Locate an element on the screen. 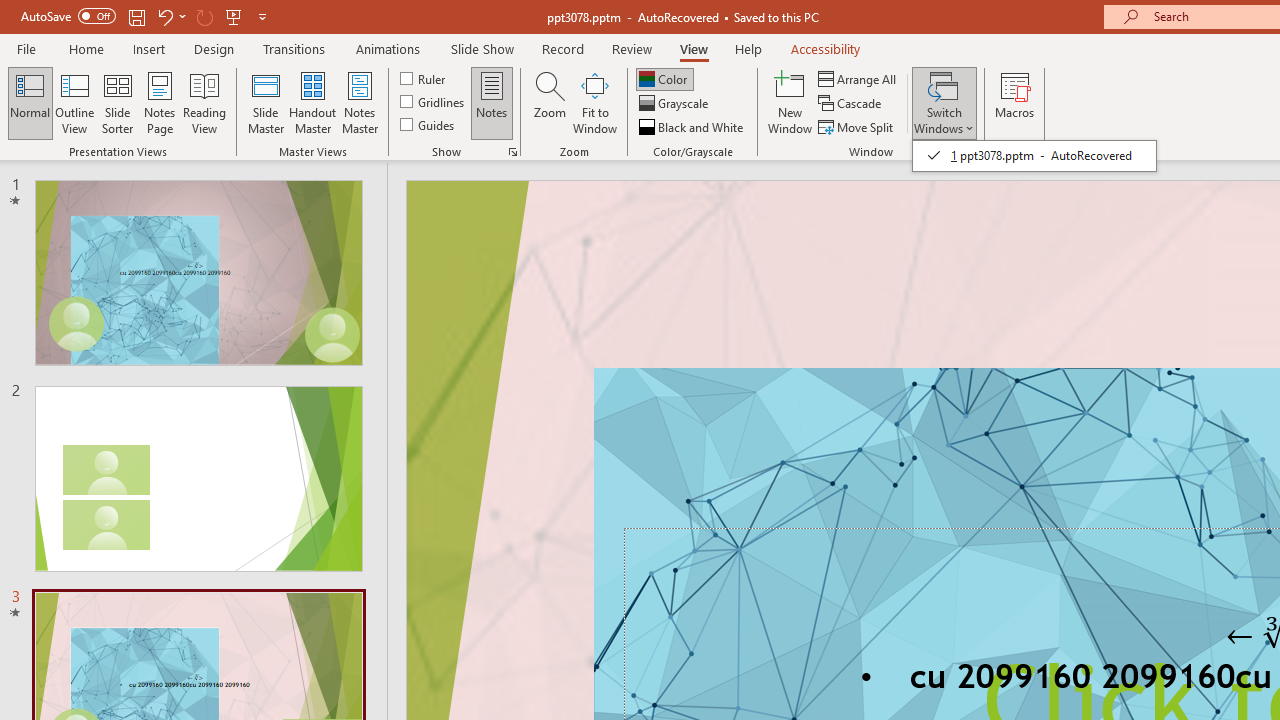 This screenshot has height=720, width=1280. 'Grid Settings...' is located at coordinates (513, 150).